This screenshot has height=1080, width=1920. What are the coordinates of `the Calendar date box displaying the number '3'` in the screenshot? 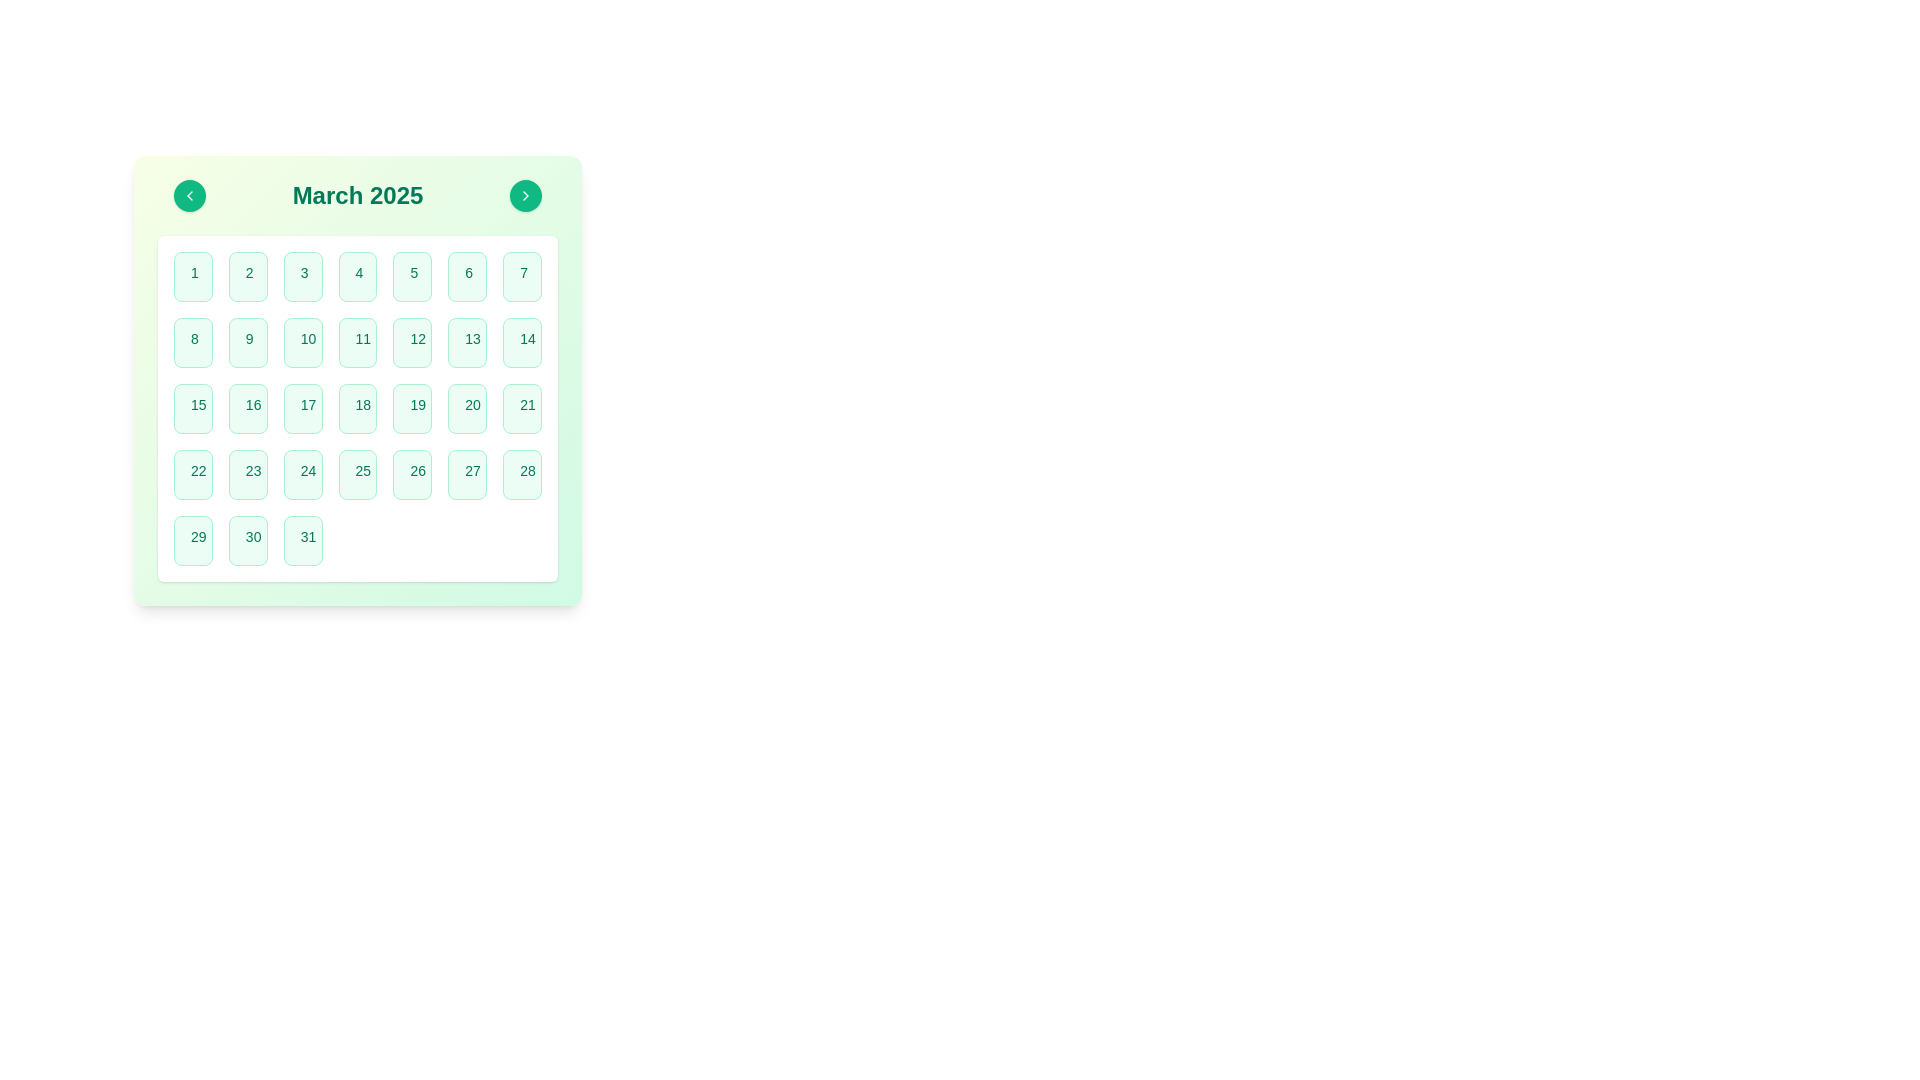 It's located at (302, 277).